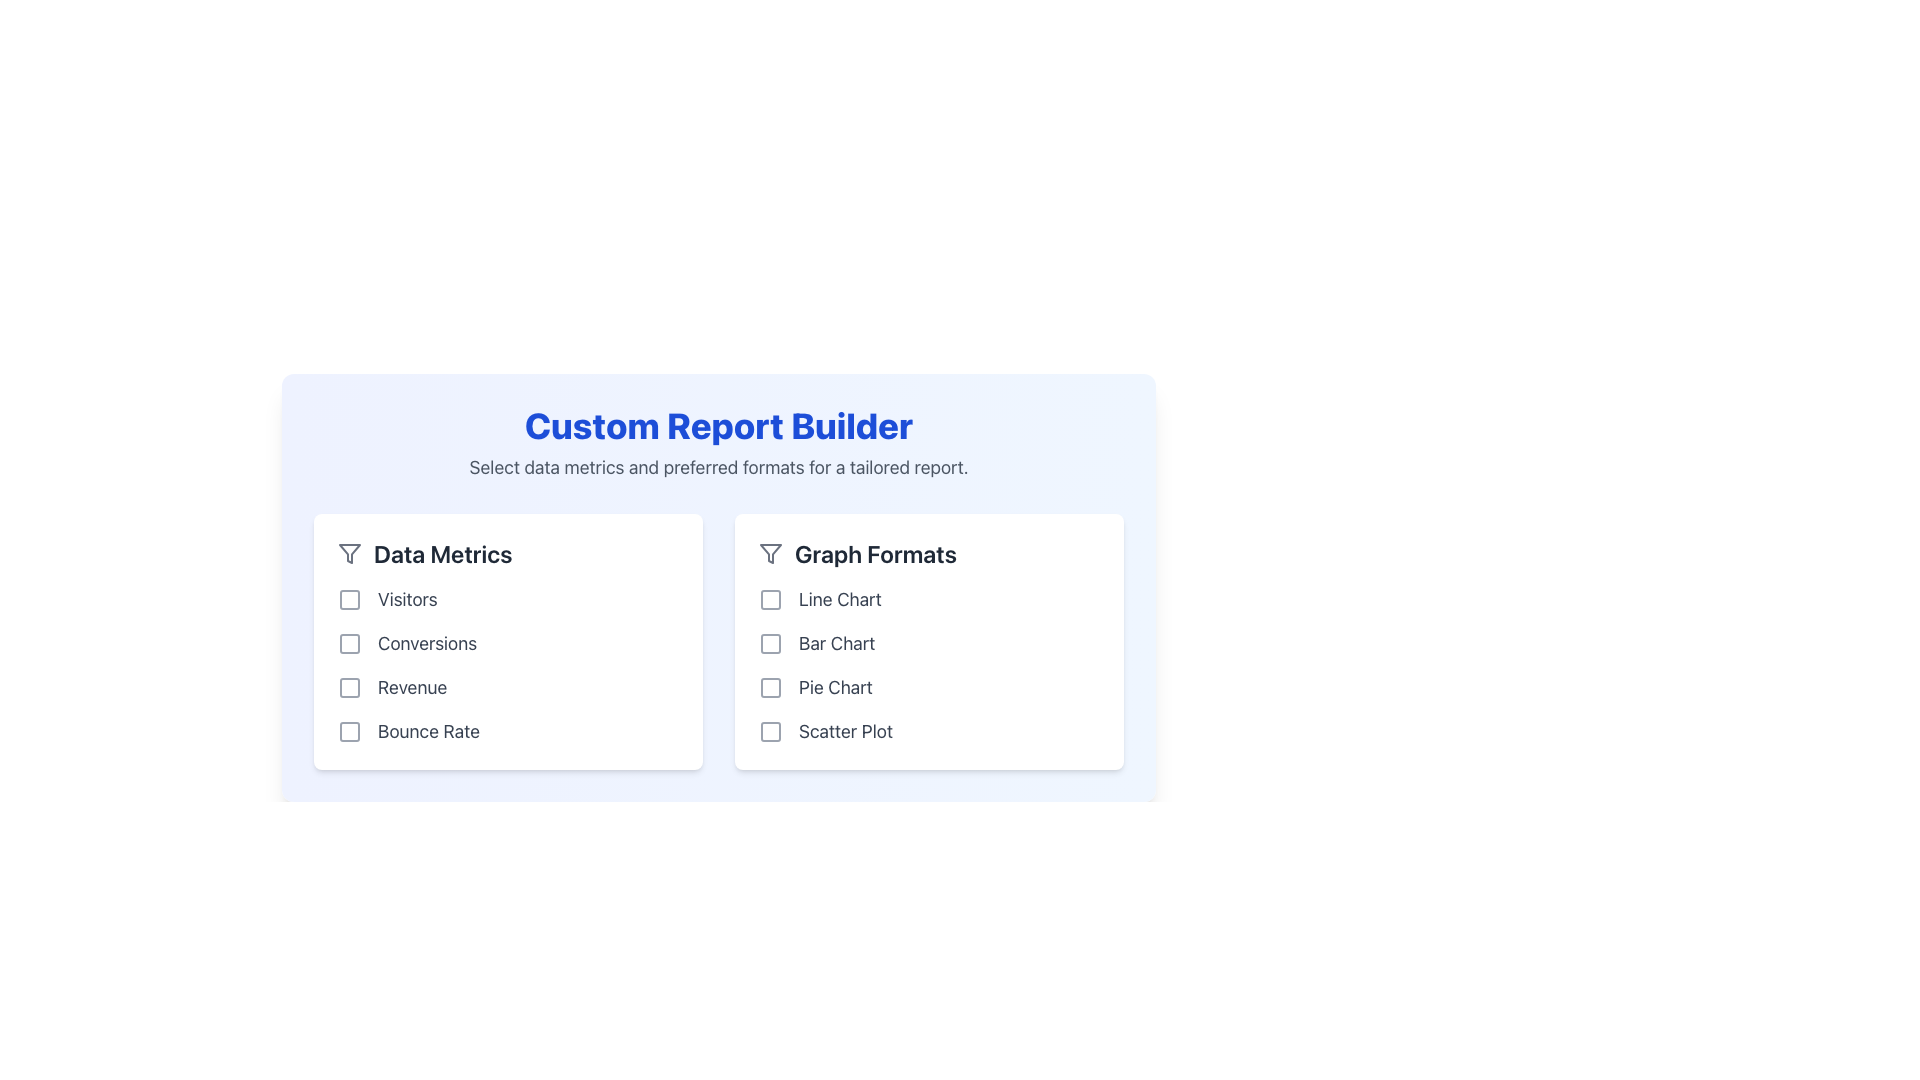  Describe the element at coordinates (770, 554) in the screenshot. I see `the decorative or functional icon located as the leftmost component within the 'Graph Formats' section header, which may hint at a dropdown filter or settings menu` at that location.